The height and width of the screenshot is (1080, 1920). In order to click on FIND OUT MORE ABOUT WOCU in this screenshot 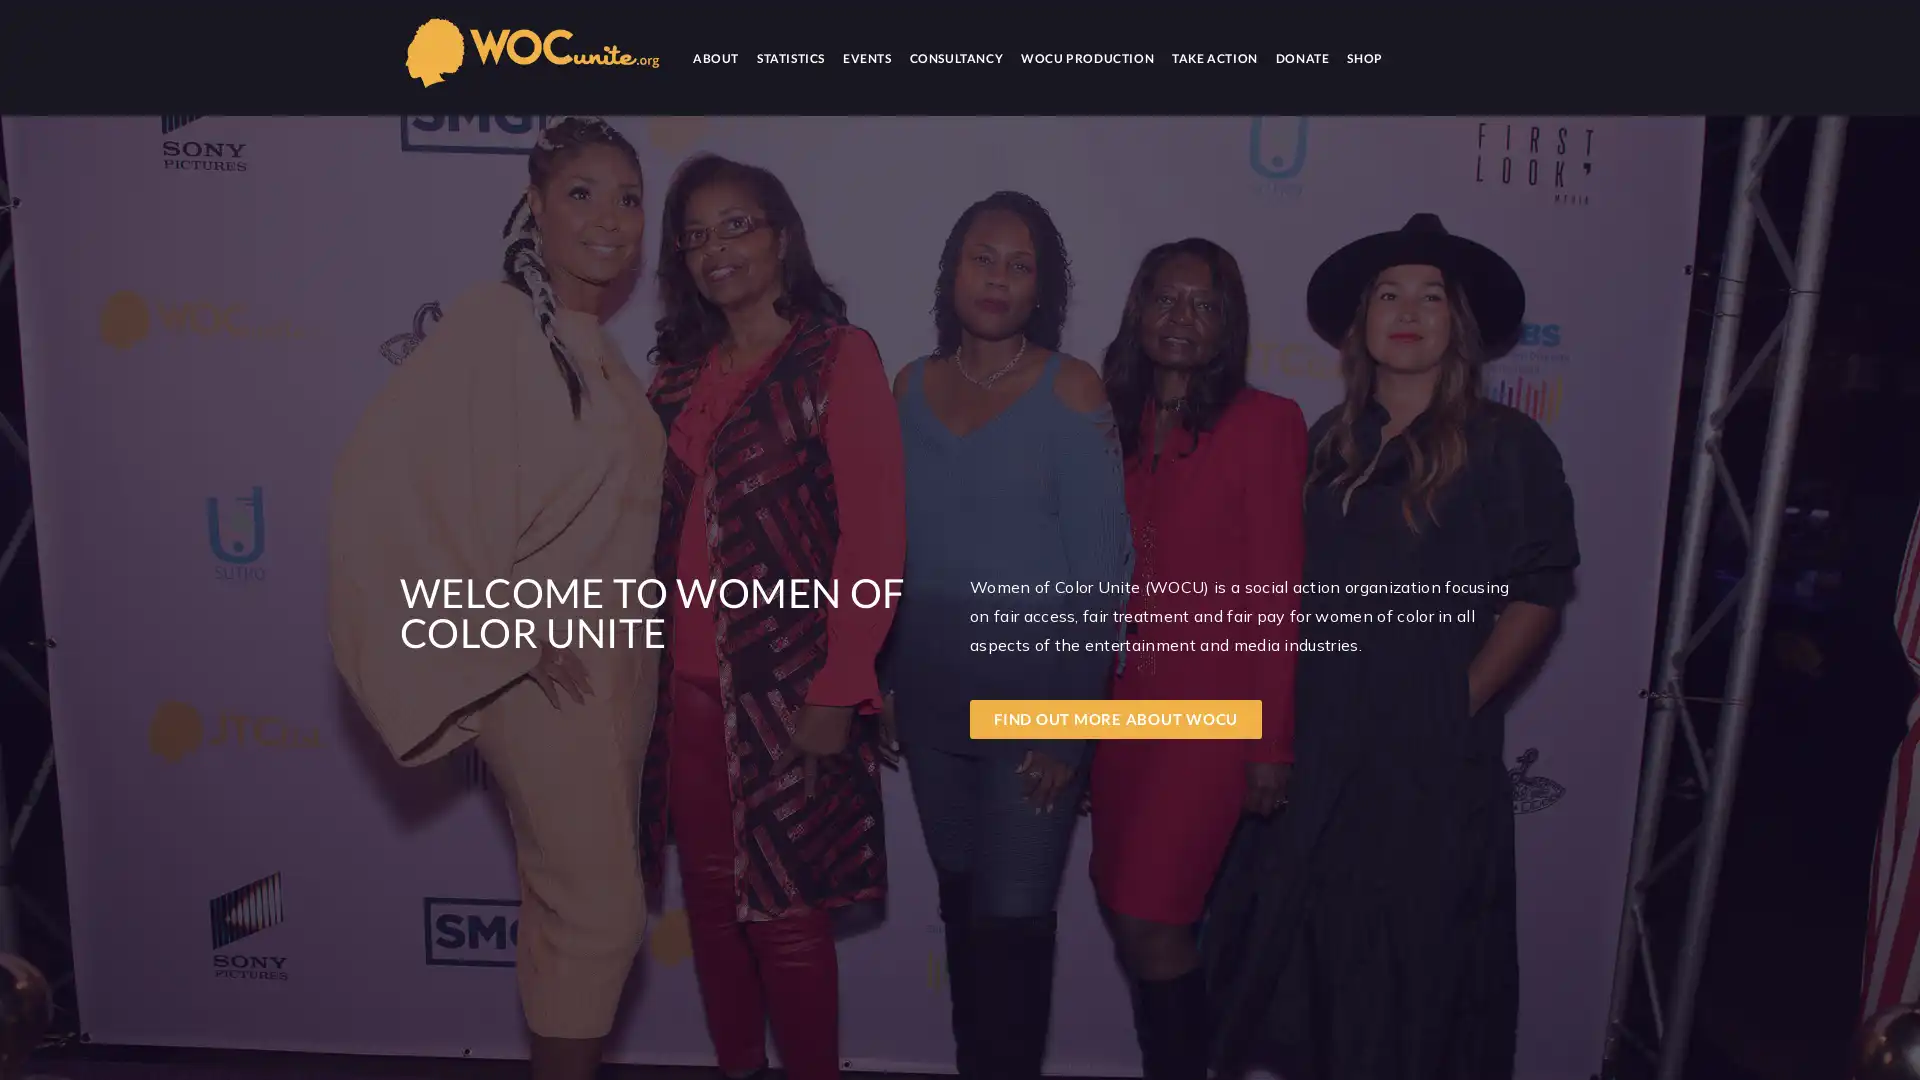, I will do `click(1115, 717)`.